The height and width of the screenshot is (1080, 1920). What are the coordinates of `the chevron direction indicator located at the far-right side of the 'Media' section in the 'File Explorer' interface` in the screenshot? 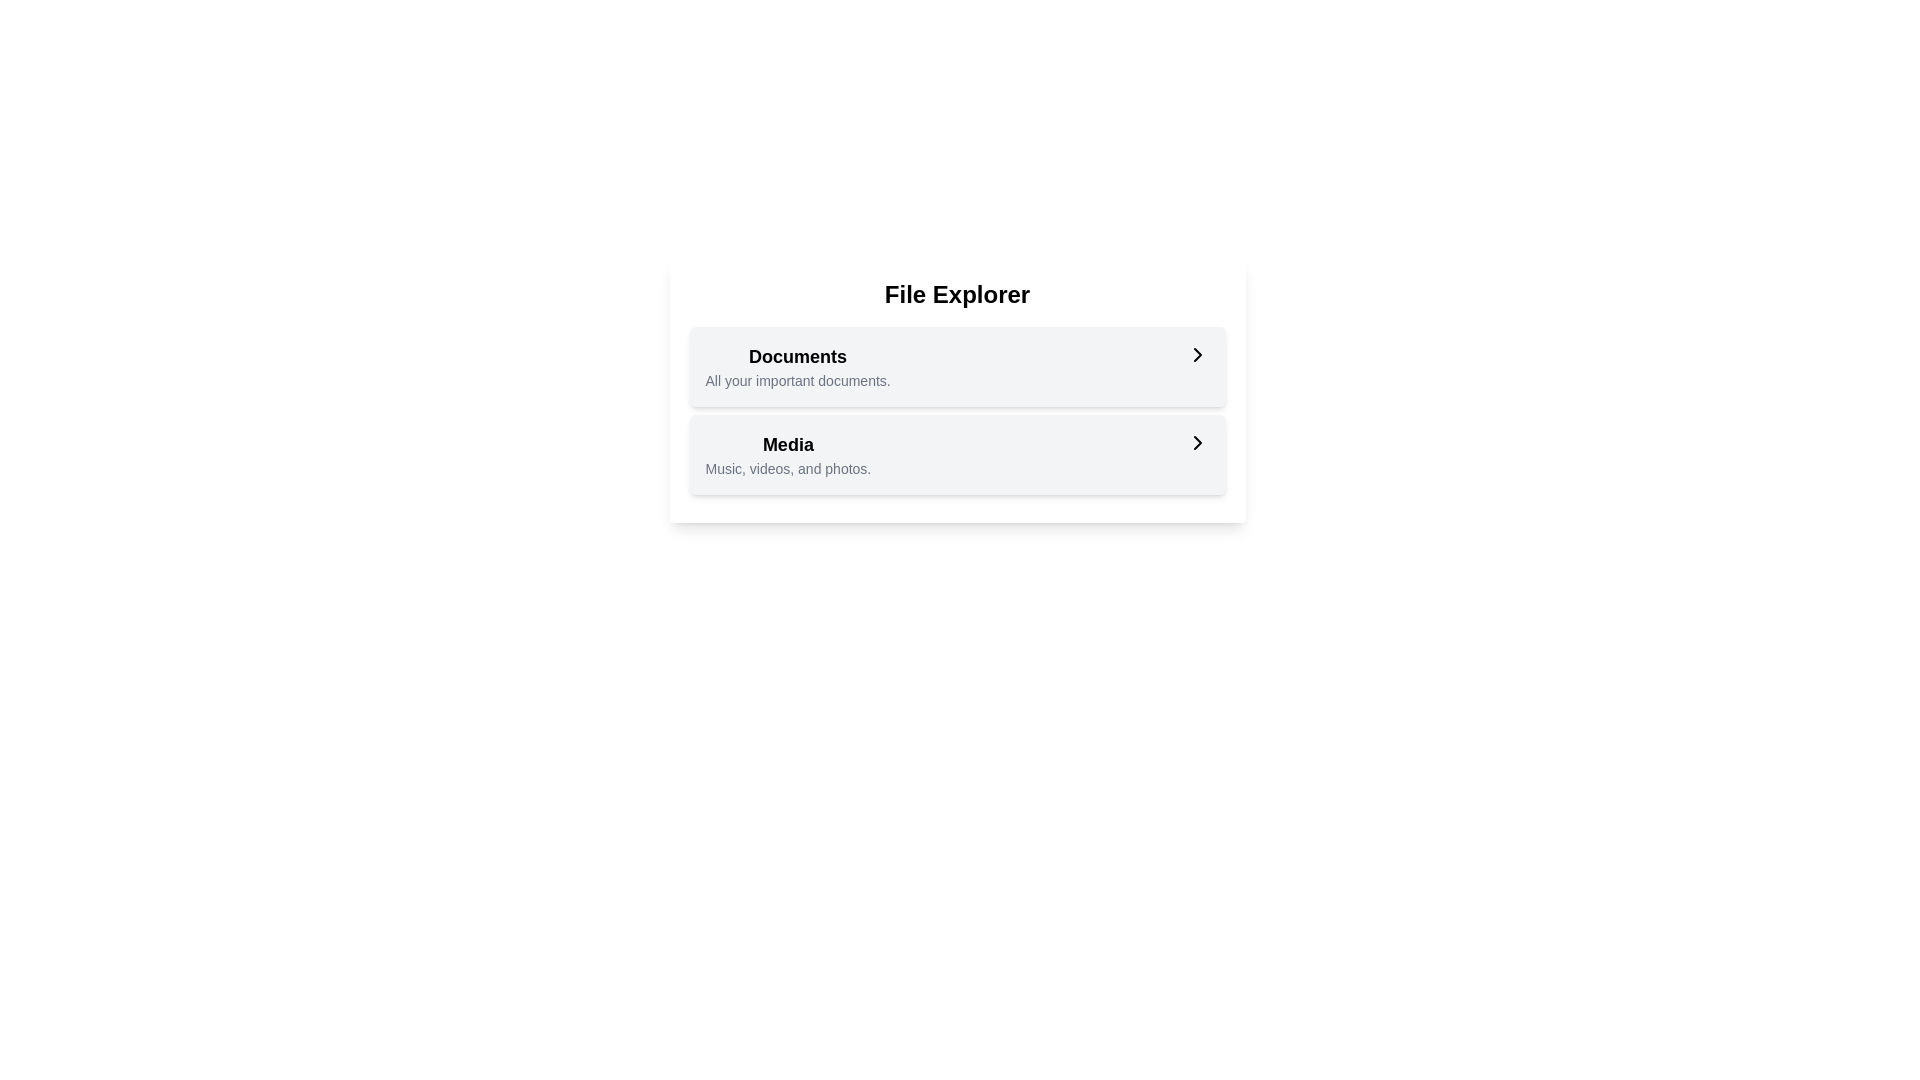 It's located at (1197, 442).